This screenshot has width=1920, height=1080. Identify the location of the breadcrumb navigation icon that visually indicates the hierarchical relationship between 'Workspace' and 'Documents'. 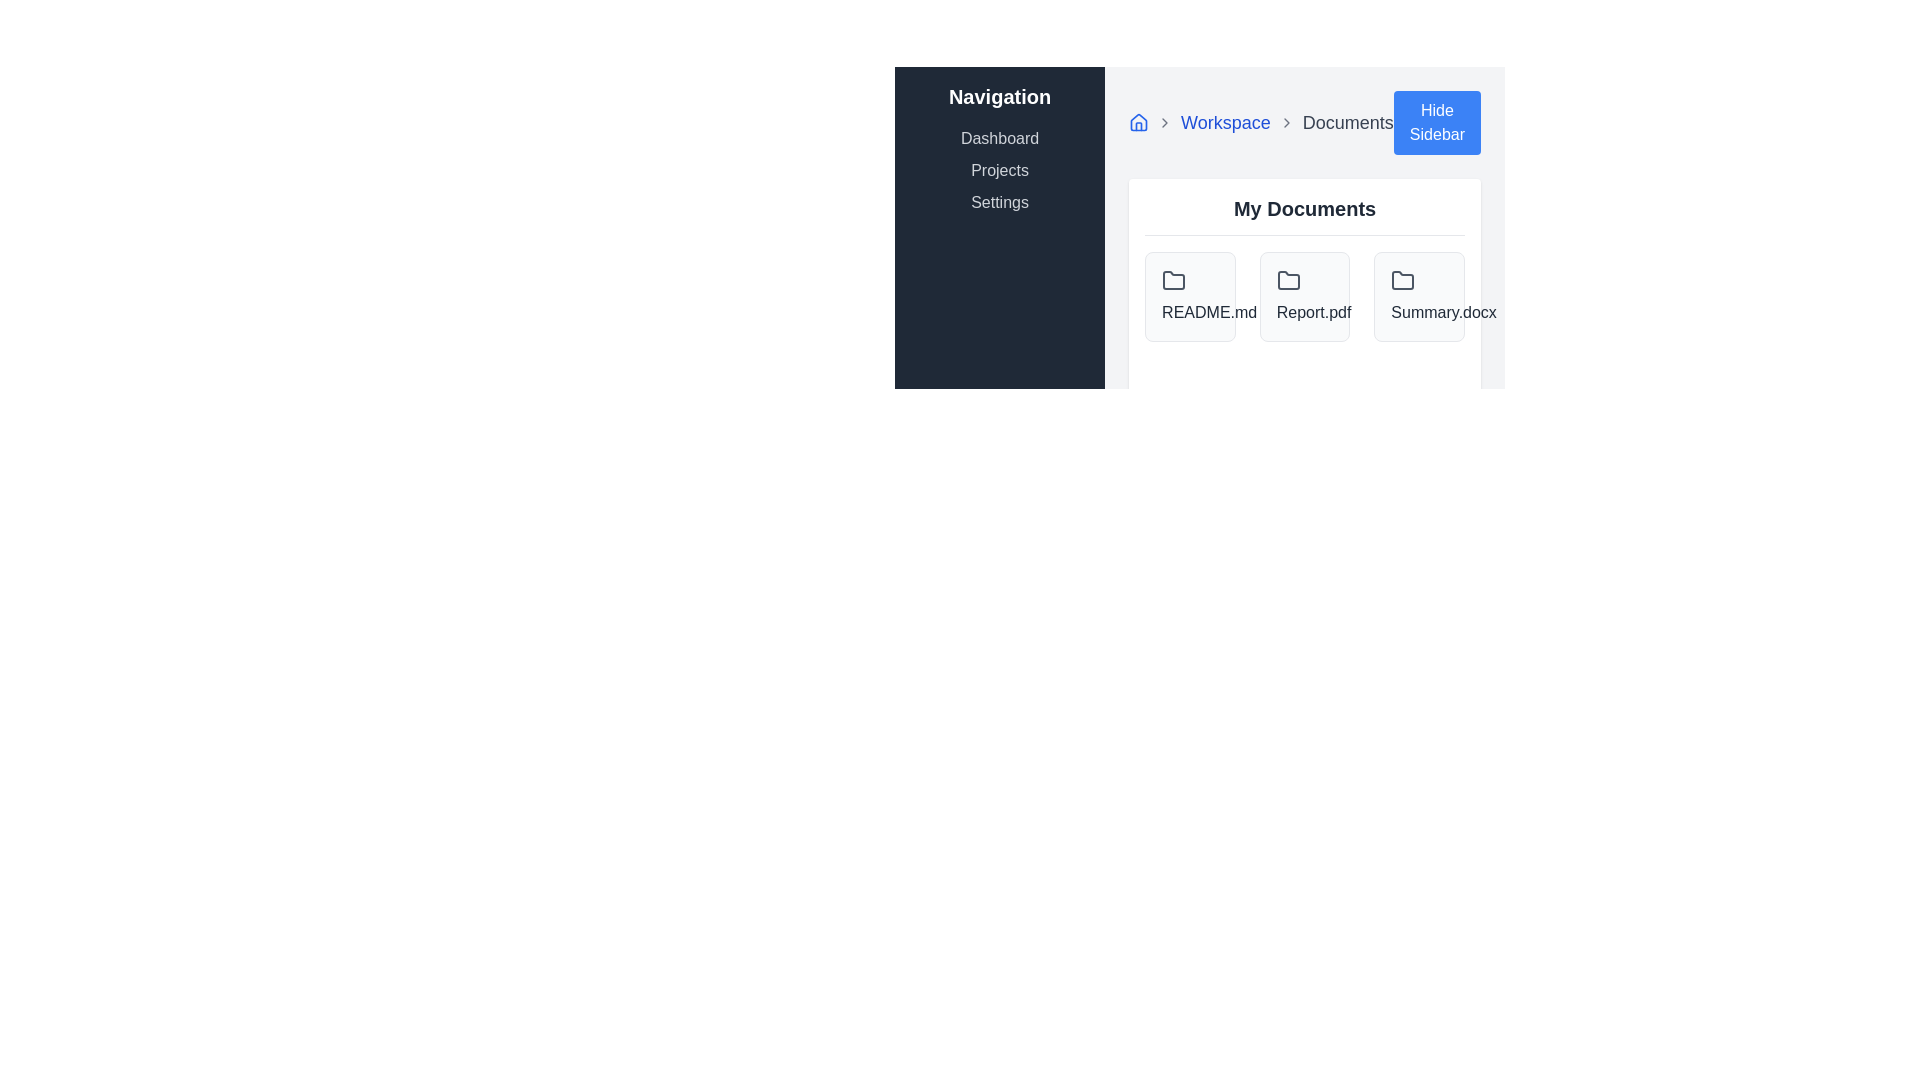
(1286, 123).